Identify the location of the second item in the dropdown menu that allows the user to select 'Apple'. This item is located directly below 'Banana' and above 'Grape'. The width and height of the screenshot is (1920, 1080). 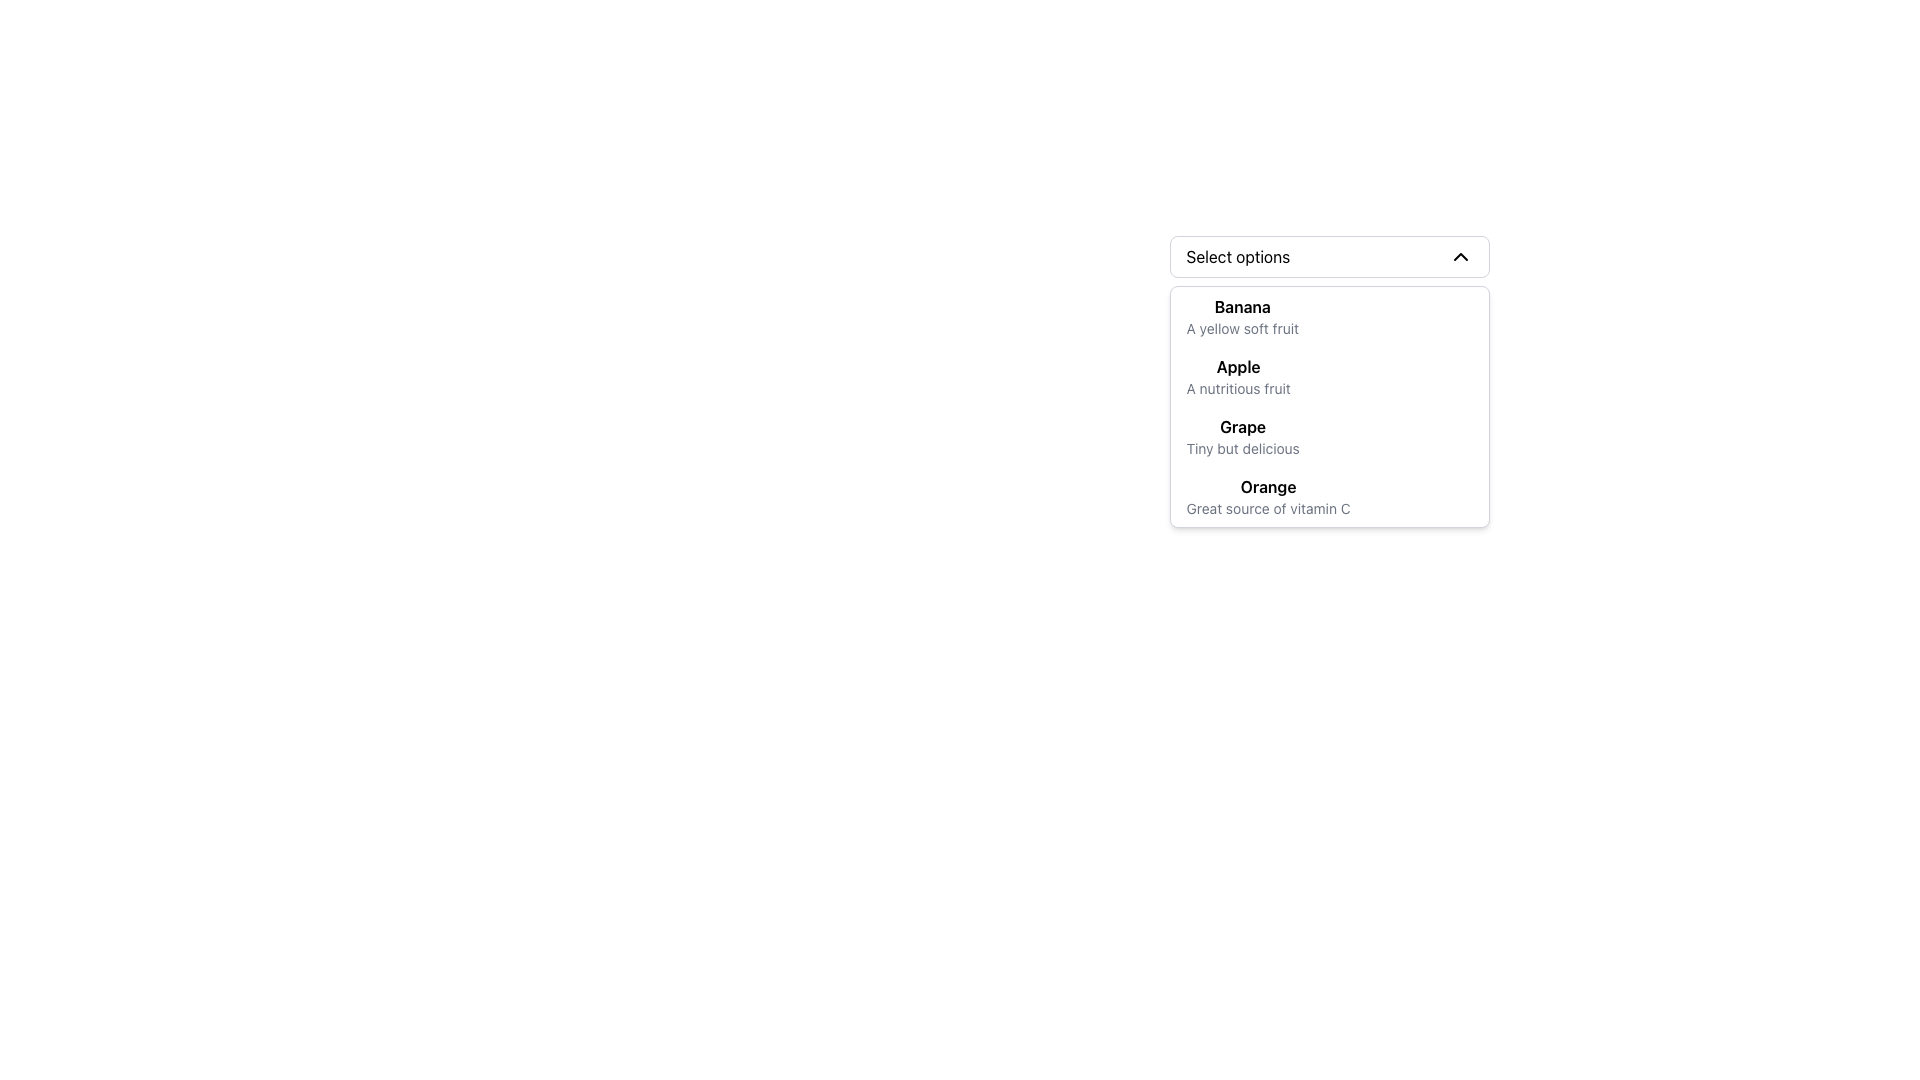
(1329, 377).